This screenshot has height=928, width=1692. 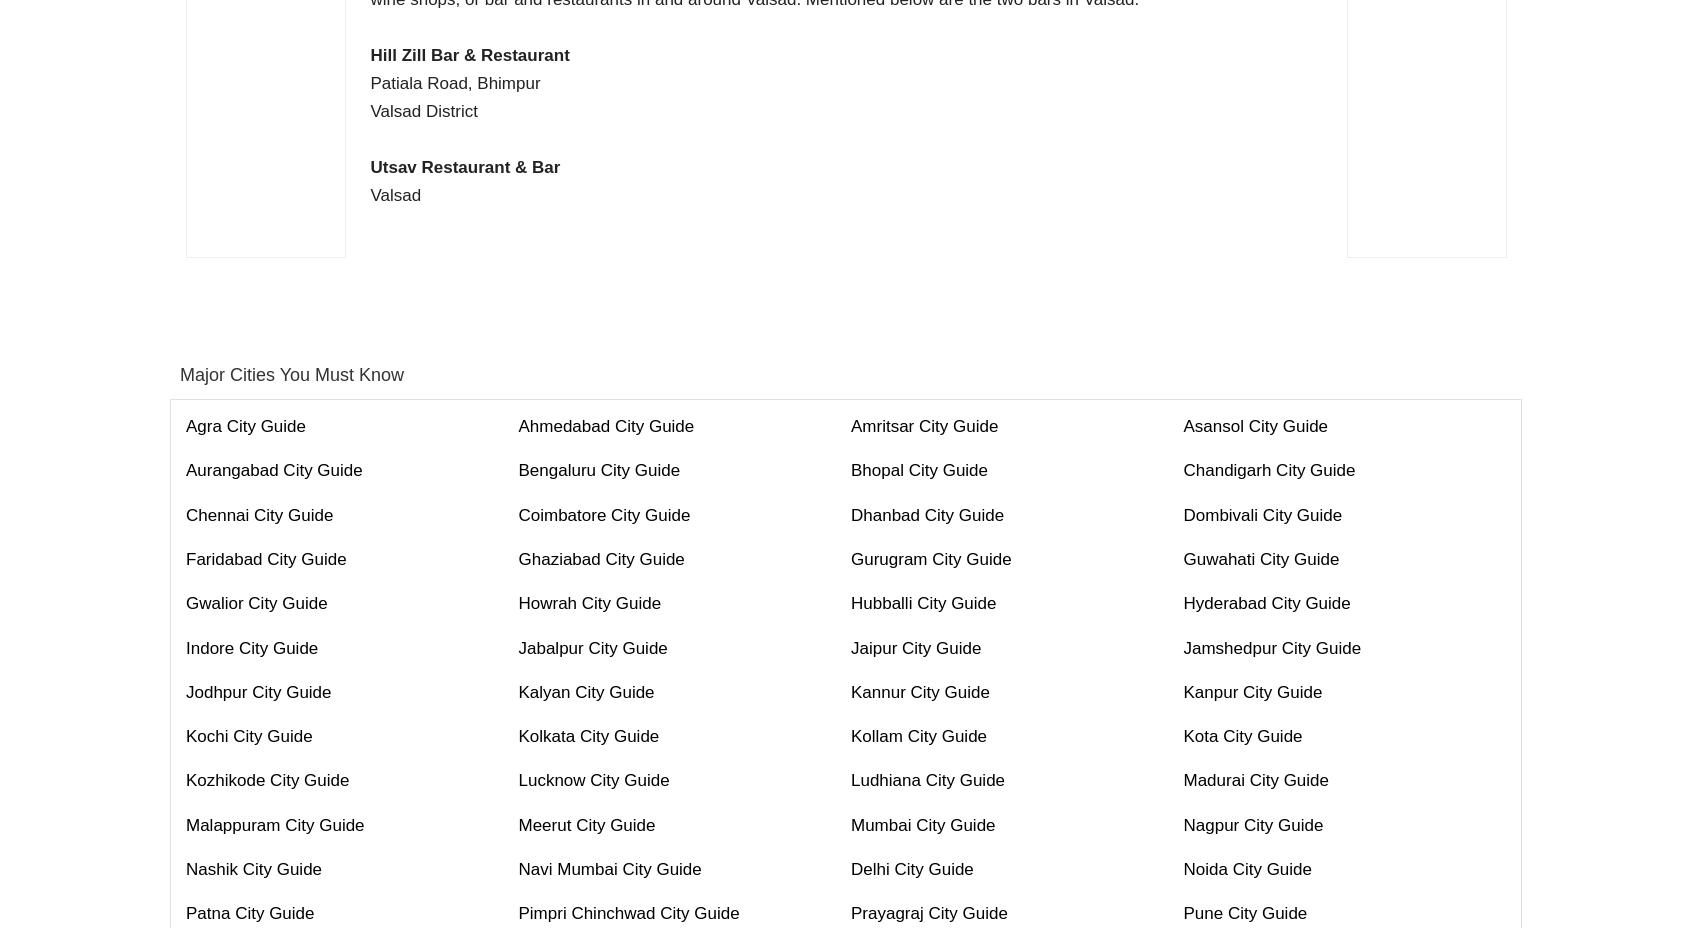 I want to click on 'Kota City Guide', so click(x=1242, y=735).